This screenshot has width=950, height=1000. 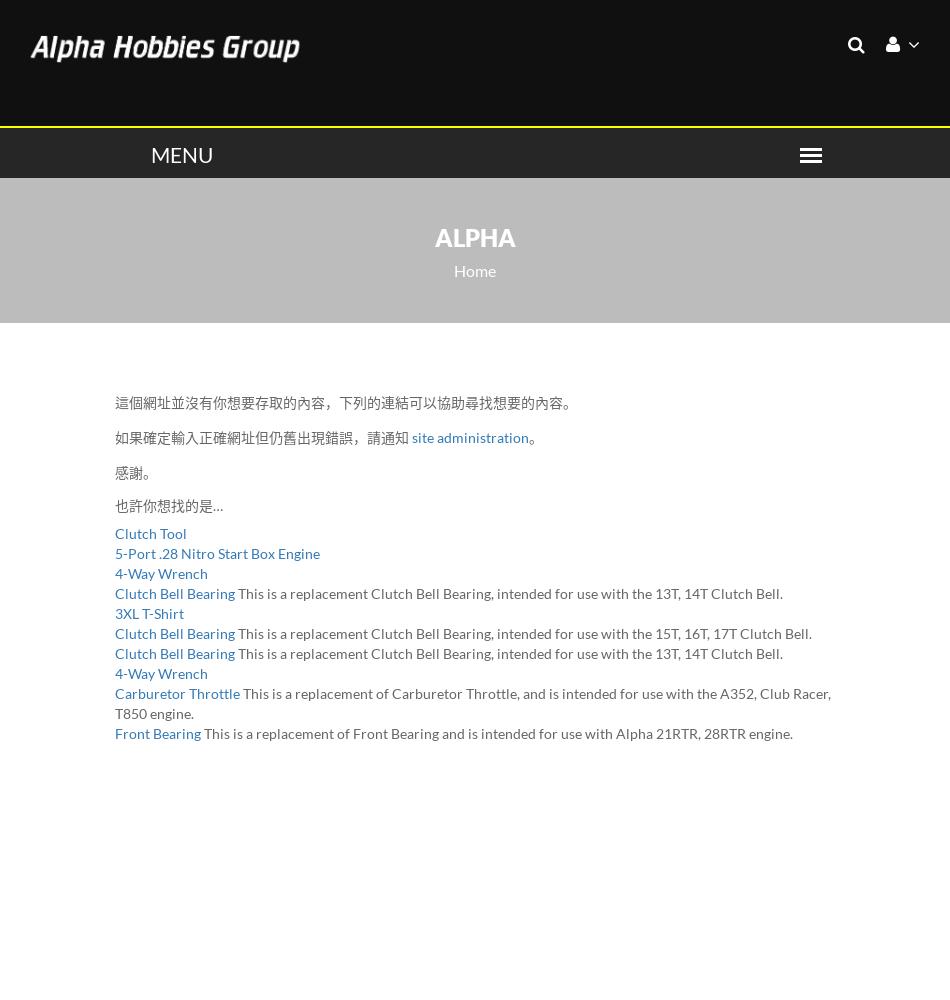 What do you see at coordinates (475, 270) in the screenshot?
I see `'Home'` at bounding box center [475, 270].